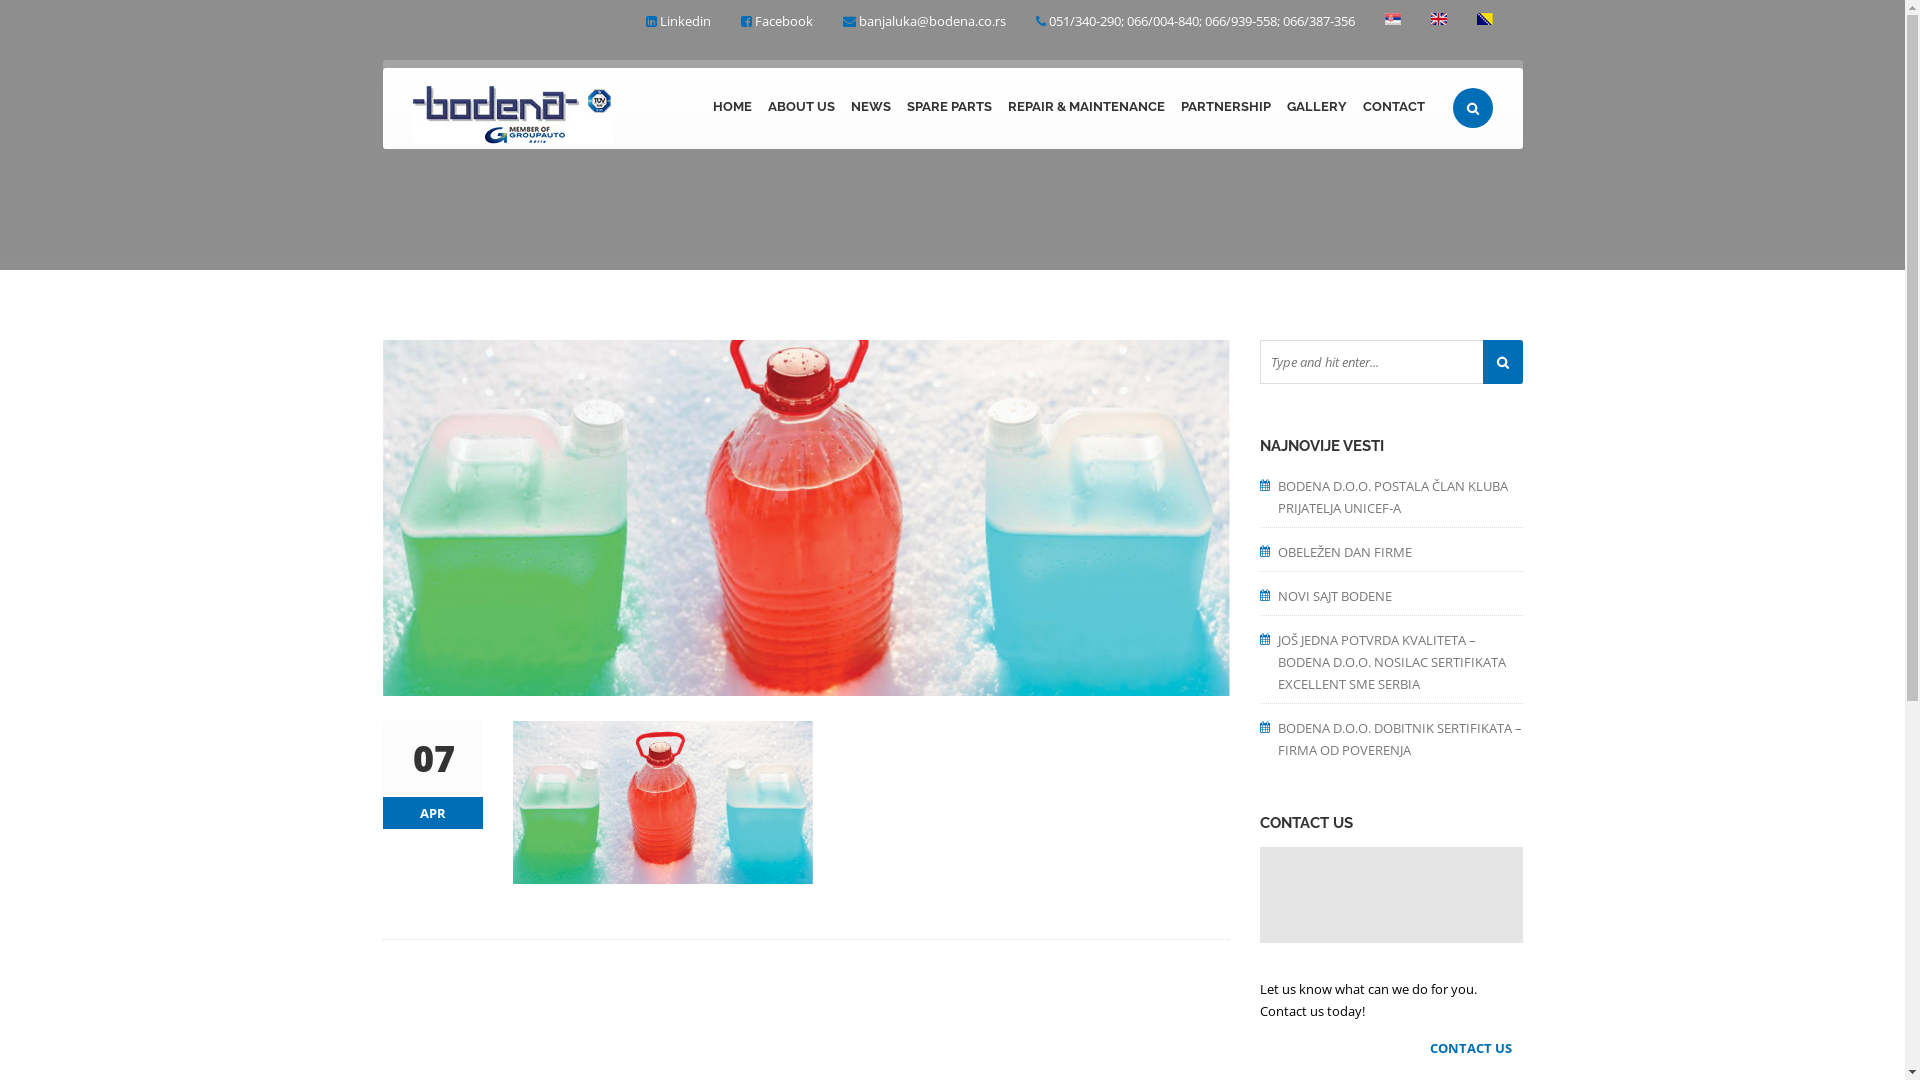 Image resolution: width=1920 pixels, height=1080 pixels. I want to click on 'HOME', so click(730, 108).